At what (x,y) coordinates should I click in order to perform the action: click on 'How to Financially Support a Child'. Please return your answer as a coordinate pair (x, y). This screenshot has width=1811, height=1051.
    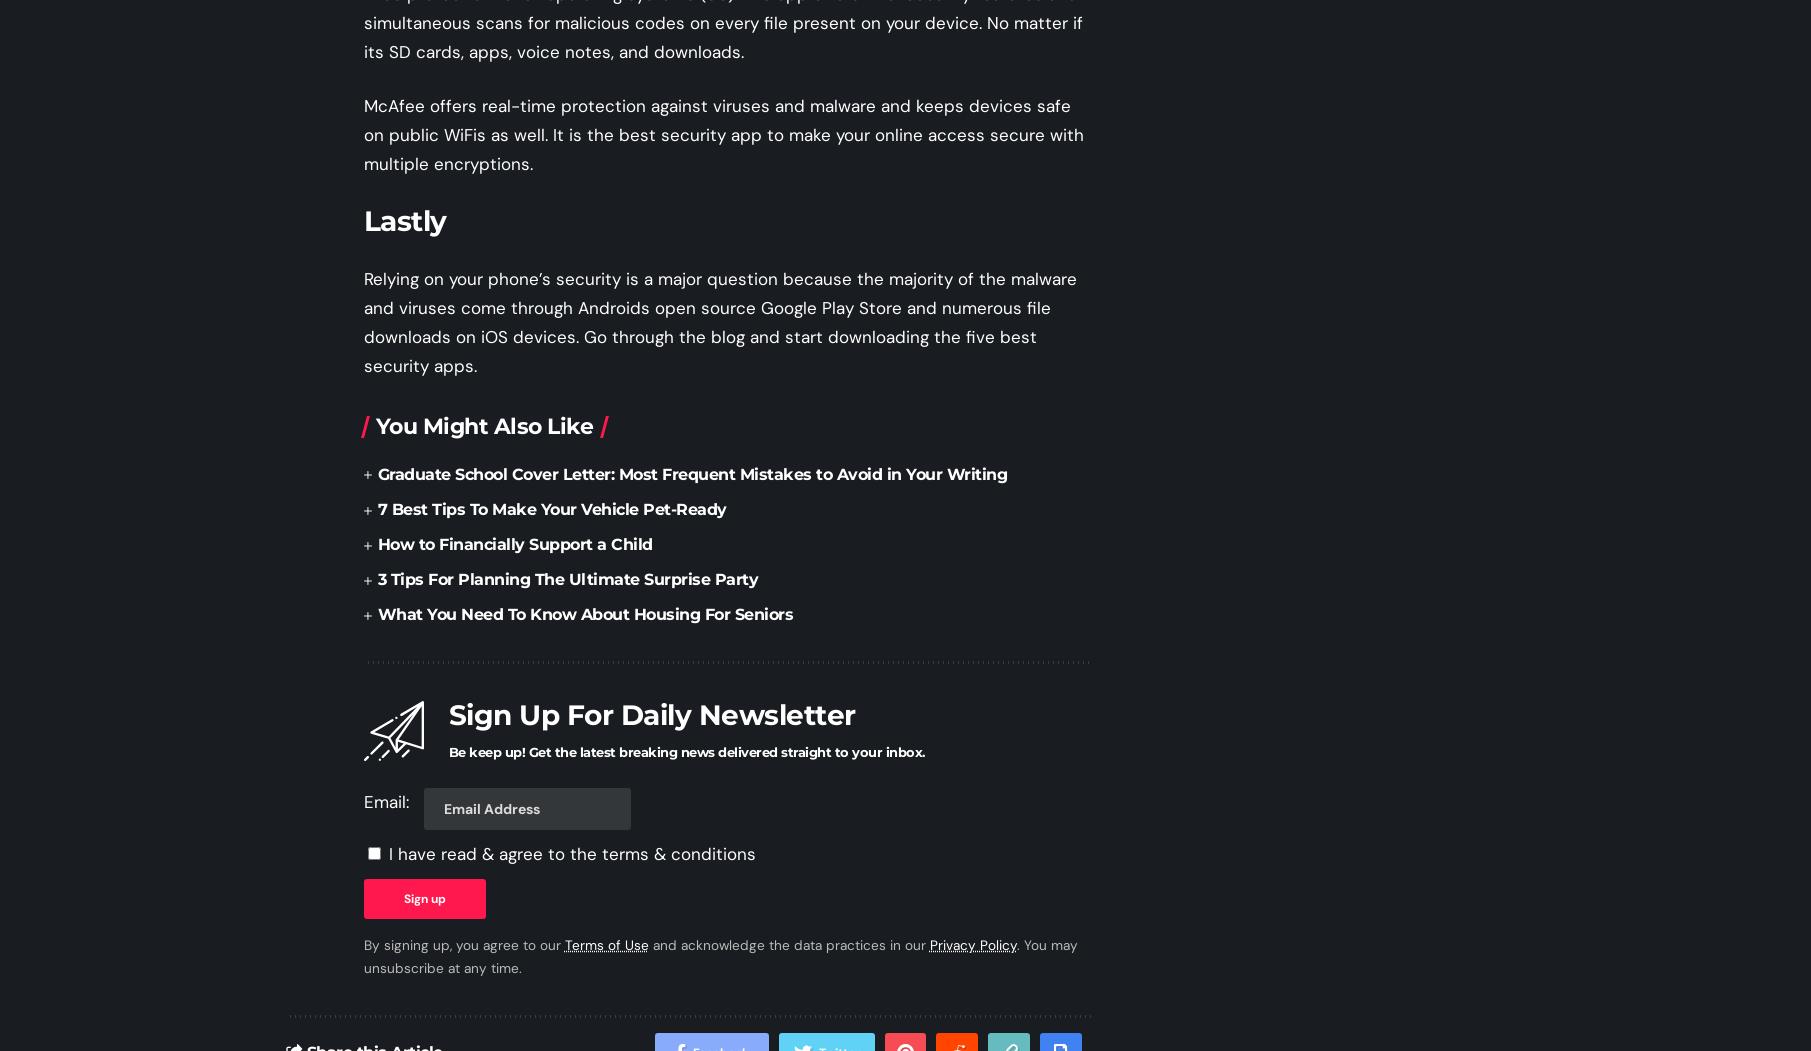
    Looking at the image, I should click on (376, 542).